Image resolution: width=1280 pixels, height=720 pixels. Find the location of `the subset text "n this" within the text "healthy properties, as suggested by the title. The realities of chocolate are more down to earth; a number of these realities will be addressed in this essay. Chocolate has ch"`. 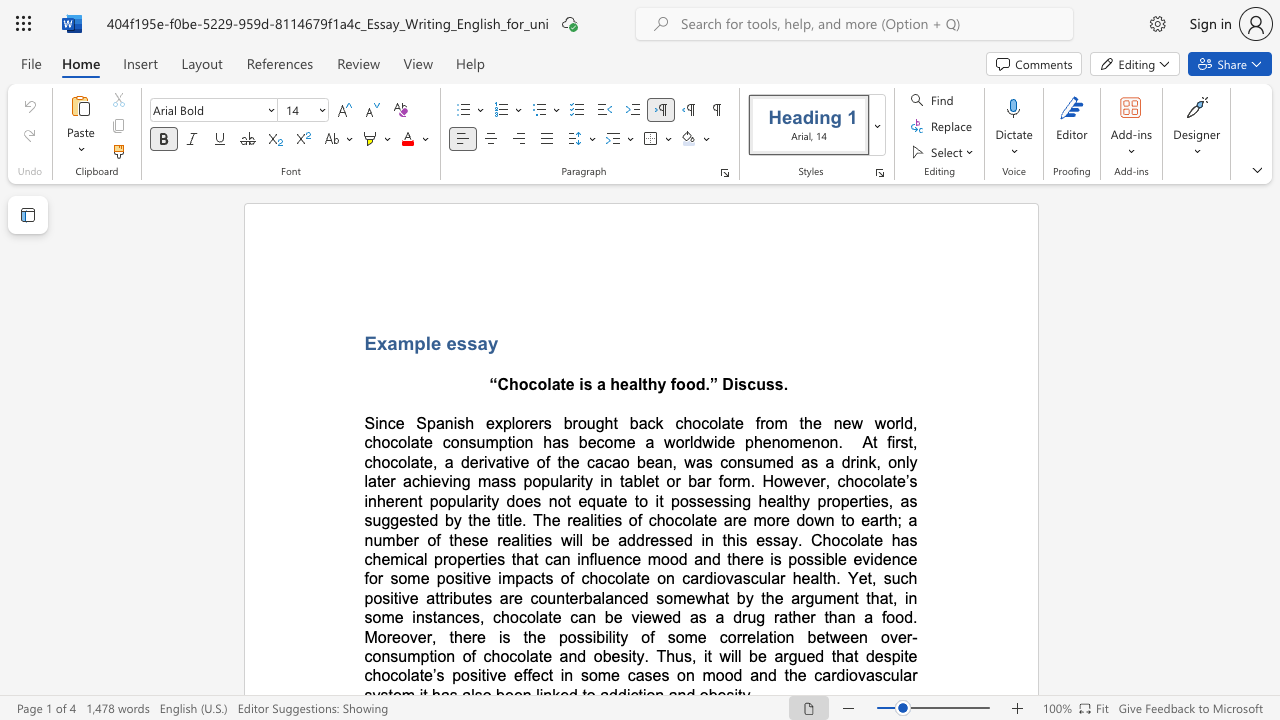

the subset text "n this" within the text "healthy properties, as suggested by the title. The realities of chocolate are more down to earth; a number of these realities will be addressed in this essay. Chocolate has ch" is located at coordinates (705, 540).